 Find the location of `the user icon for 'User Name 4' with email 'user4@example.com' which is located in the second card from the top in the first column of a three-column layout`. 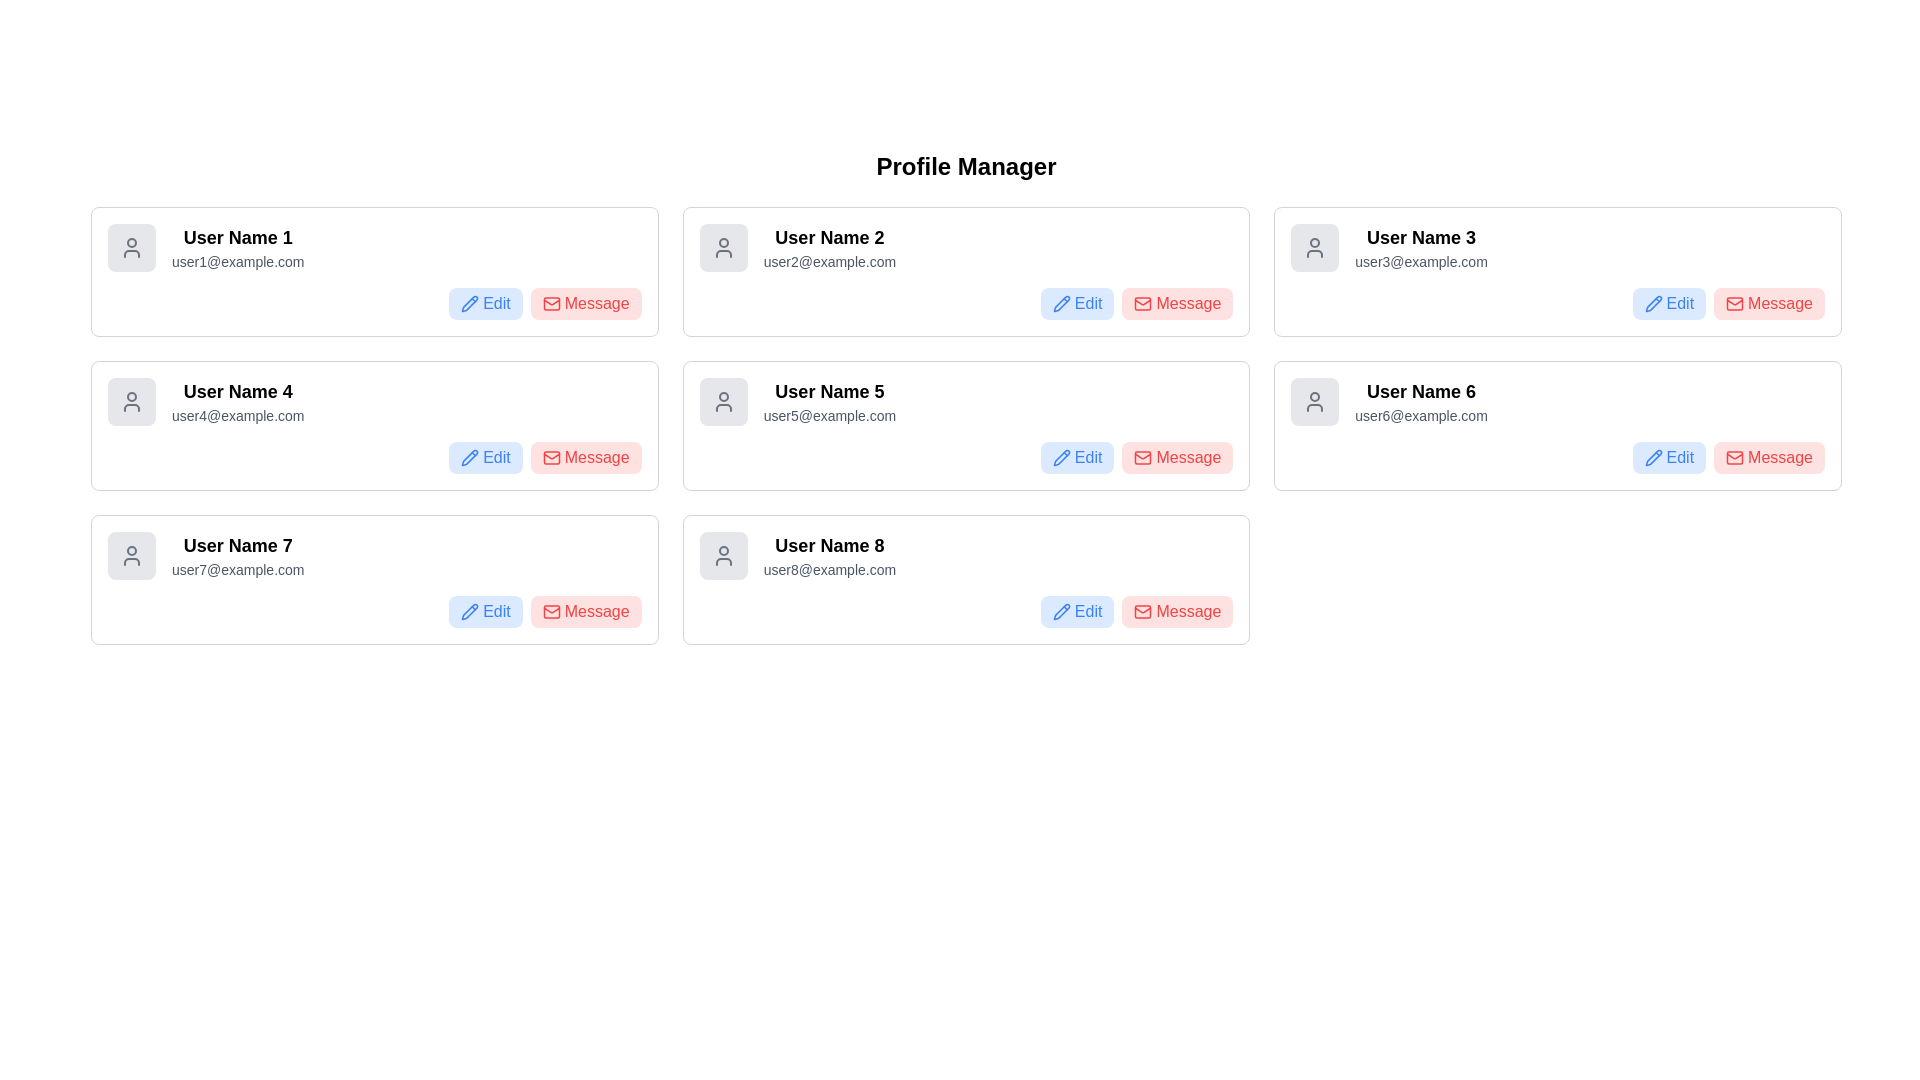

the user icon for 'User Name 4' with email 'user4@example.com' which is located in the second card from the top in the first column of a three-column layout is located at coordinates (131, 401).